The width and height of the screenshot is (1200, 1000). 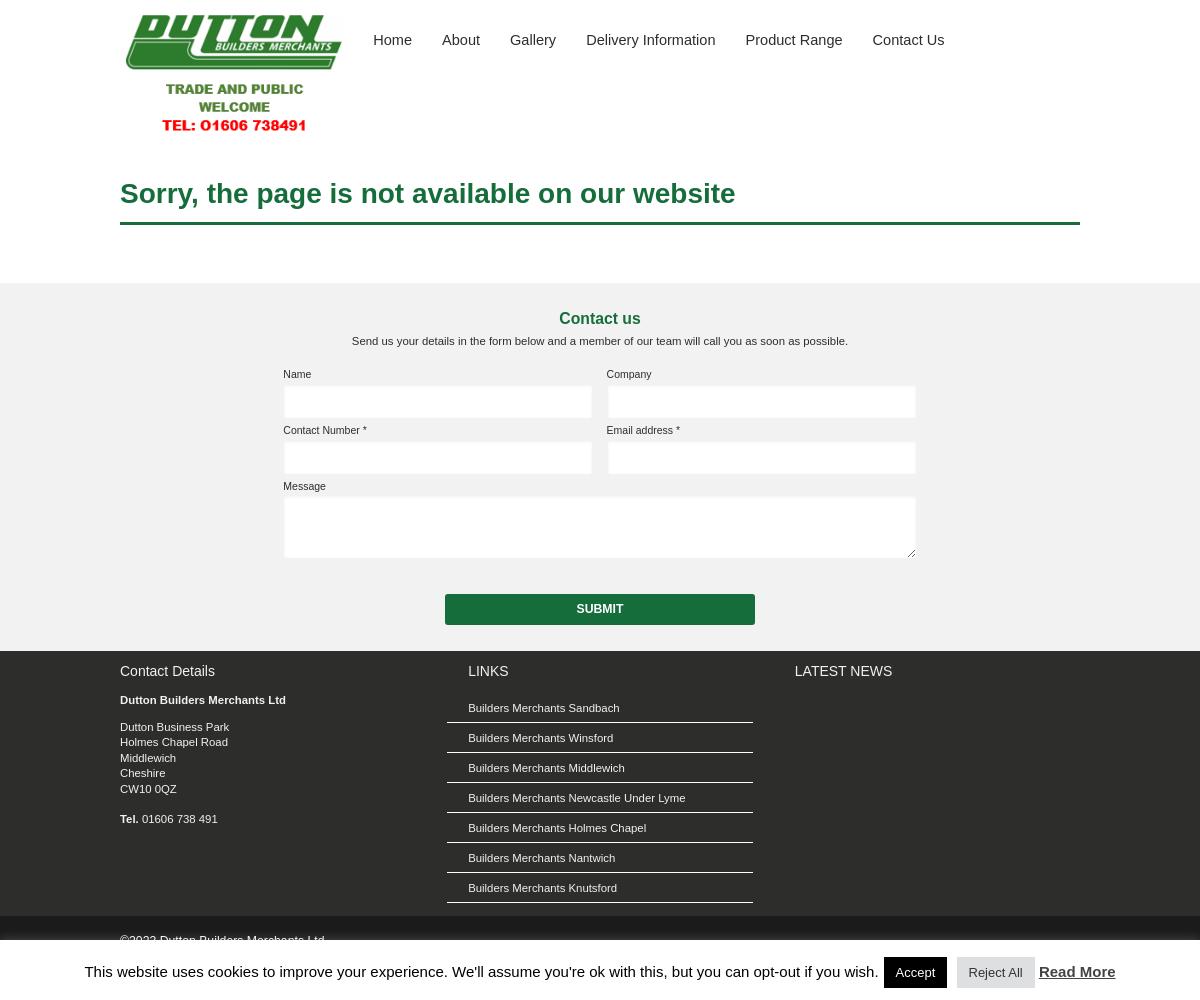 I want to click on 'Dutton Business Park', so click(x=173, y=726).